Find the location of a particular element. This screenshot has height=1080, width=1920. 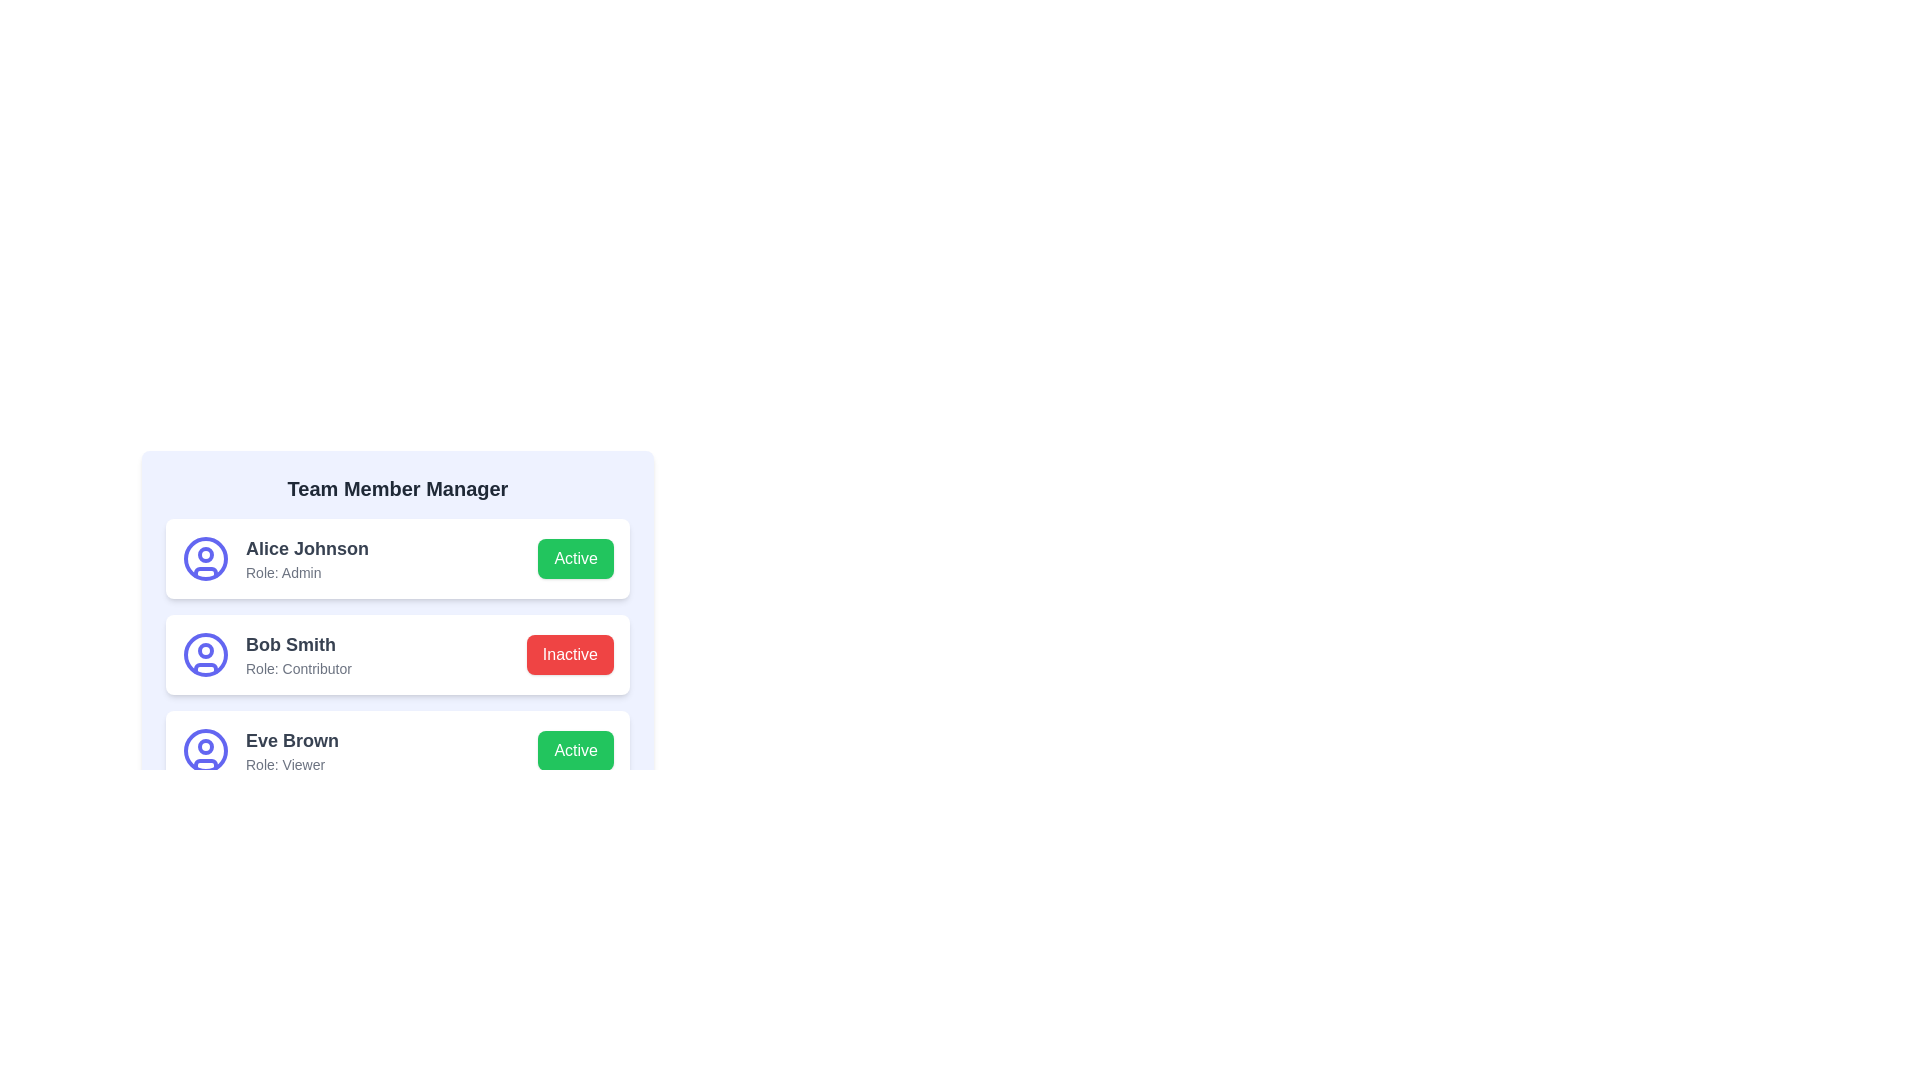

the team member's profile entry located at the center of the list, which provides details about the member's name, role, and status is located at coordinates (398, 655).